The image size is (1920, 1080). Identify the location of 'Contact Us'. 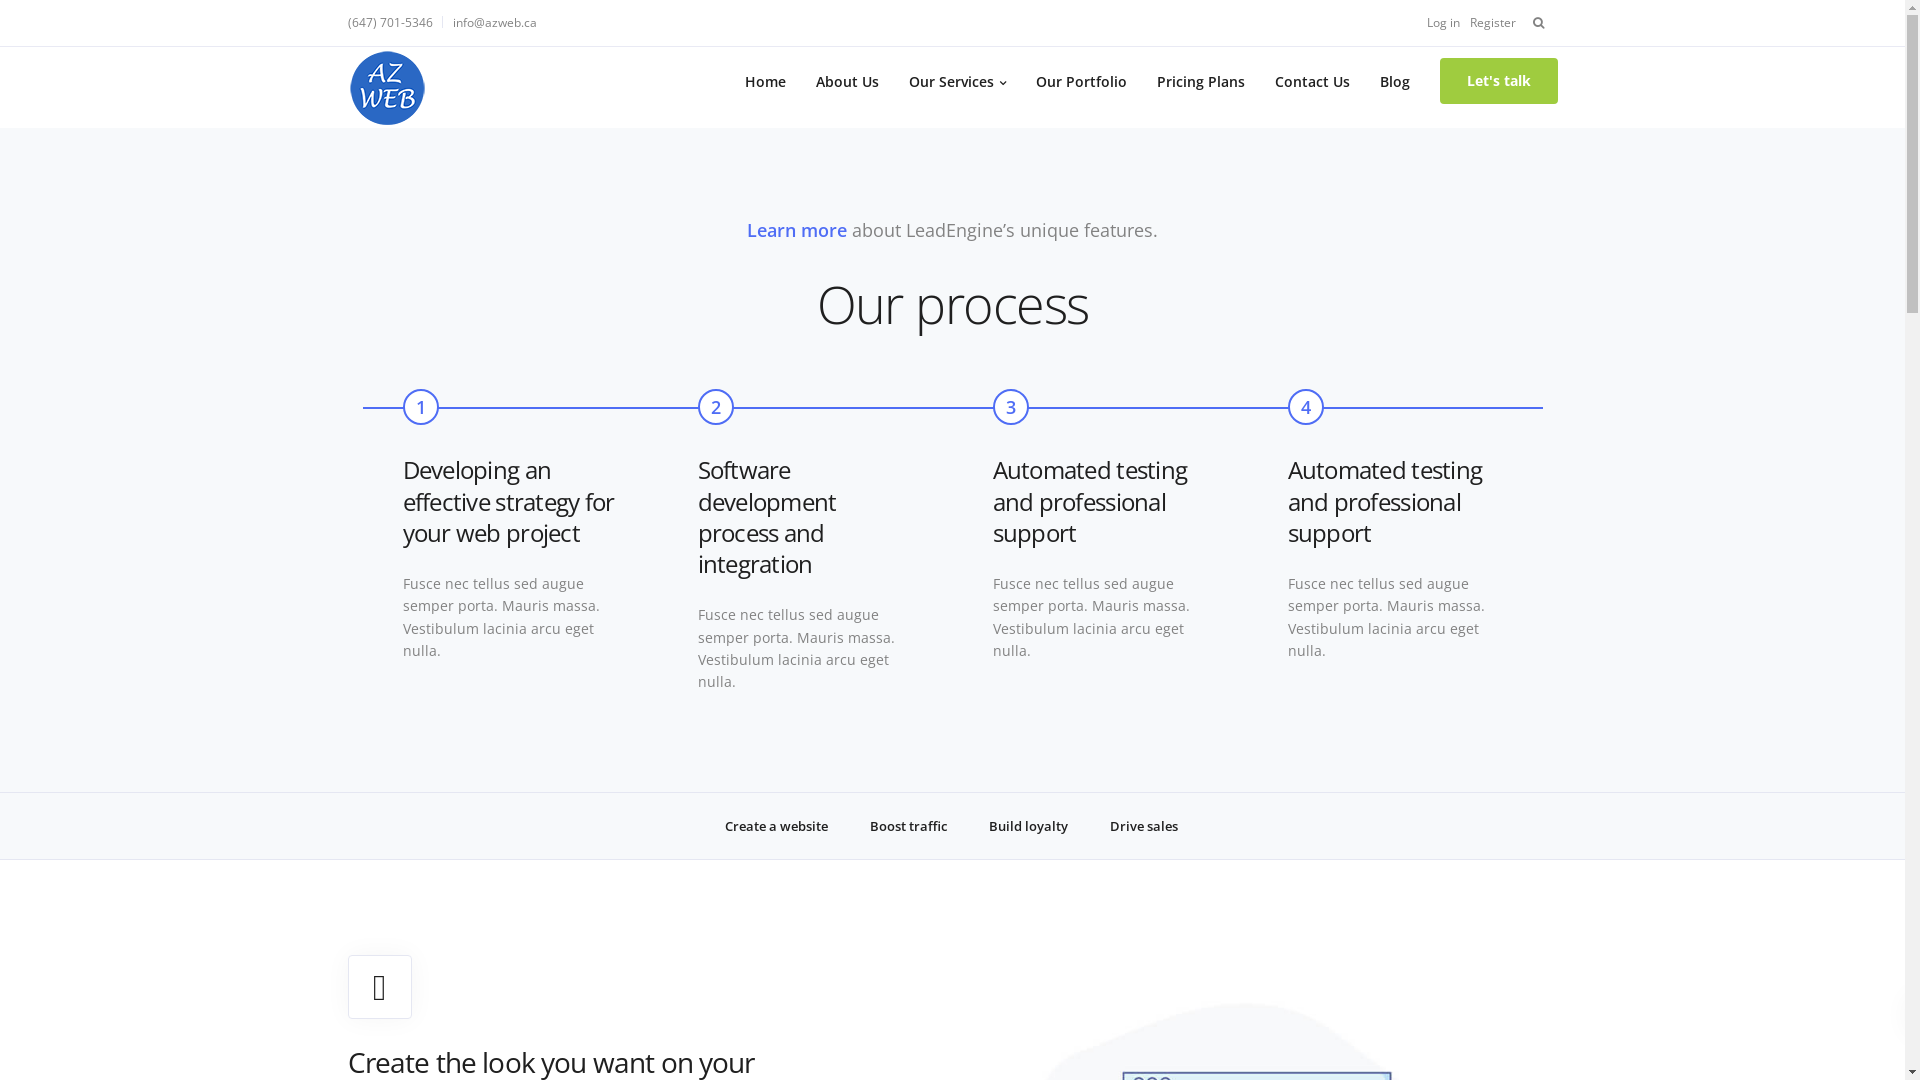
(1258, 80).